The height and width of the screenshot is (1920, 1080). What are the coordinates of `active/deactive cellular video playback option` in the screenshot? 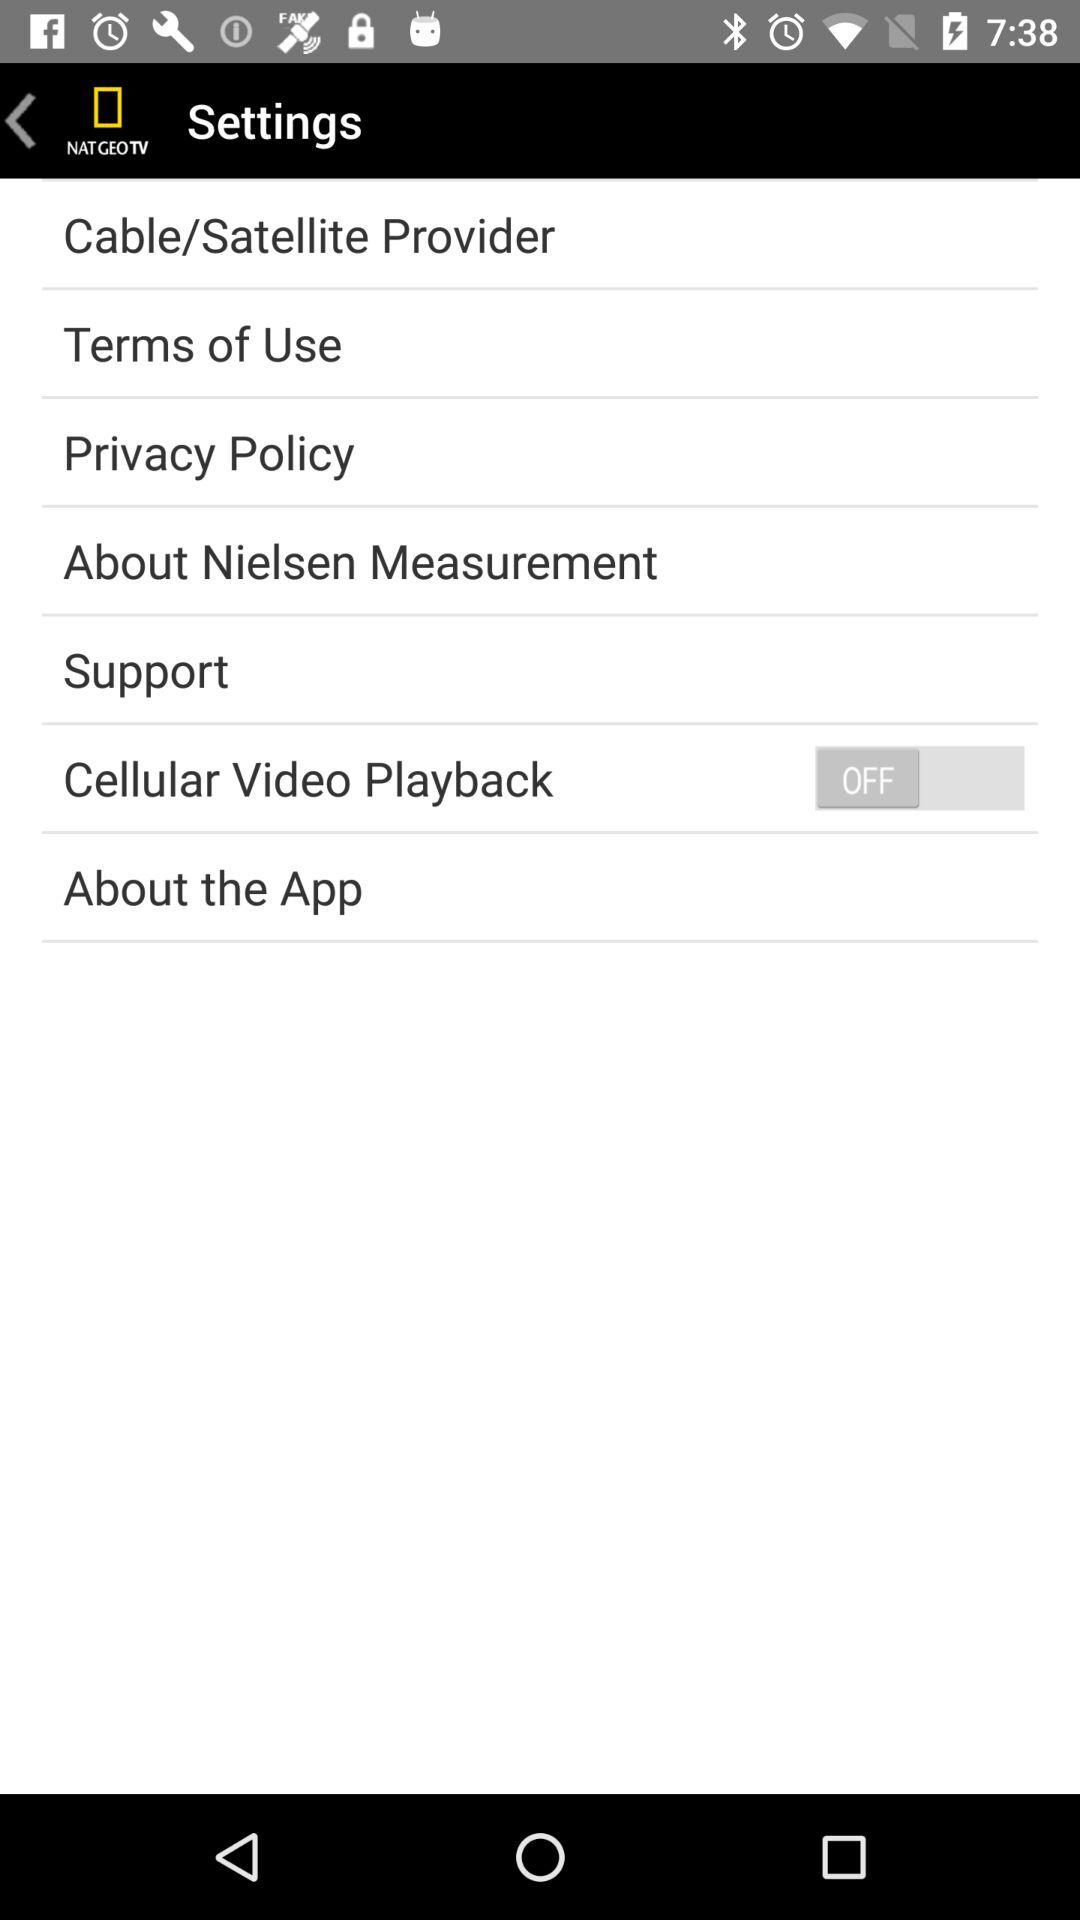 It's located at (919, 776).